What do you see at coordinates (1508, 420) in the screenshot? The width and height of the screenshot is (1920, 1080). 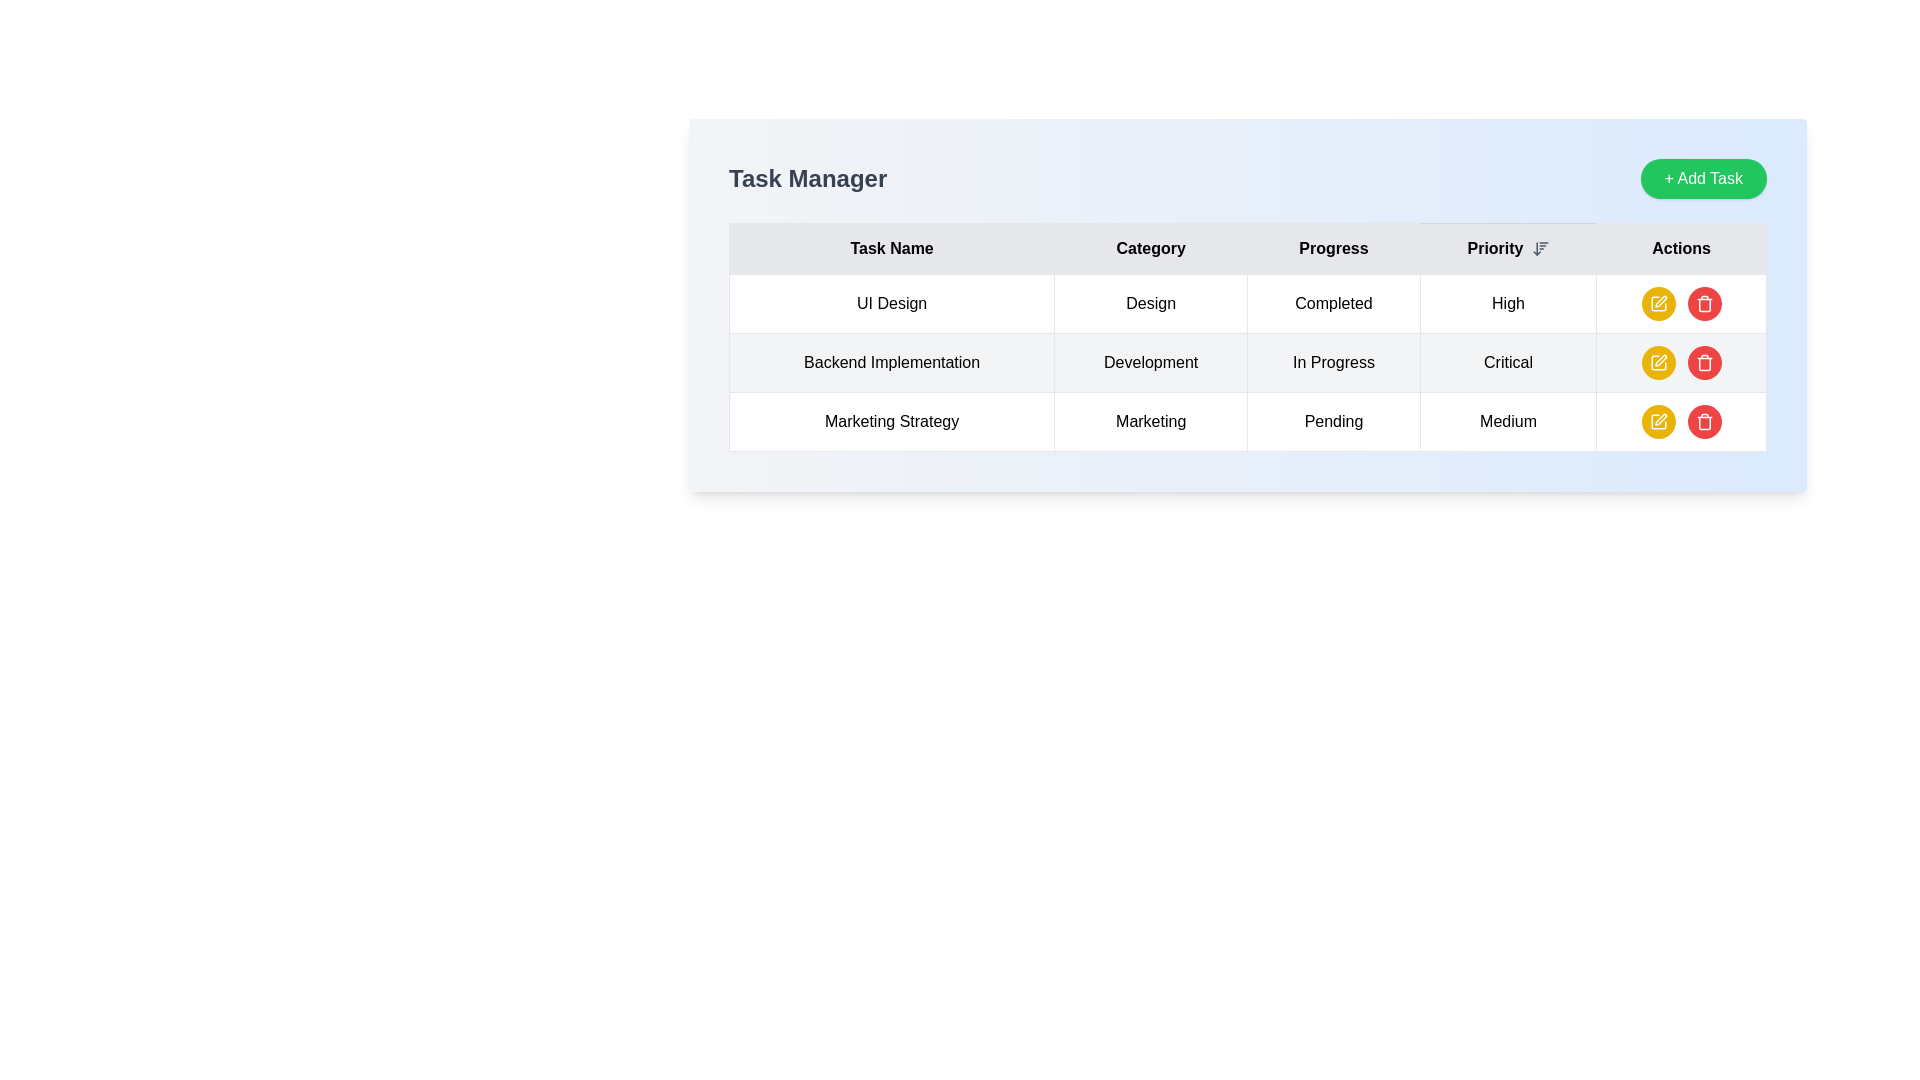 I see `the table cell indicating 'Medium' priority level for the task in the last visible cell of the 'Marketing Strategy' row under the 'Priority' column` at bounding box center [1508, 420].